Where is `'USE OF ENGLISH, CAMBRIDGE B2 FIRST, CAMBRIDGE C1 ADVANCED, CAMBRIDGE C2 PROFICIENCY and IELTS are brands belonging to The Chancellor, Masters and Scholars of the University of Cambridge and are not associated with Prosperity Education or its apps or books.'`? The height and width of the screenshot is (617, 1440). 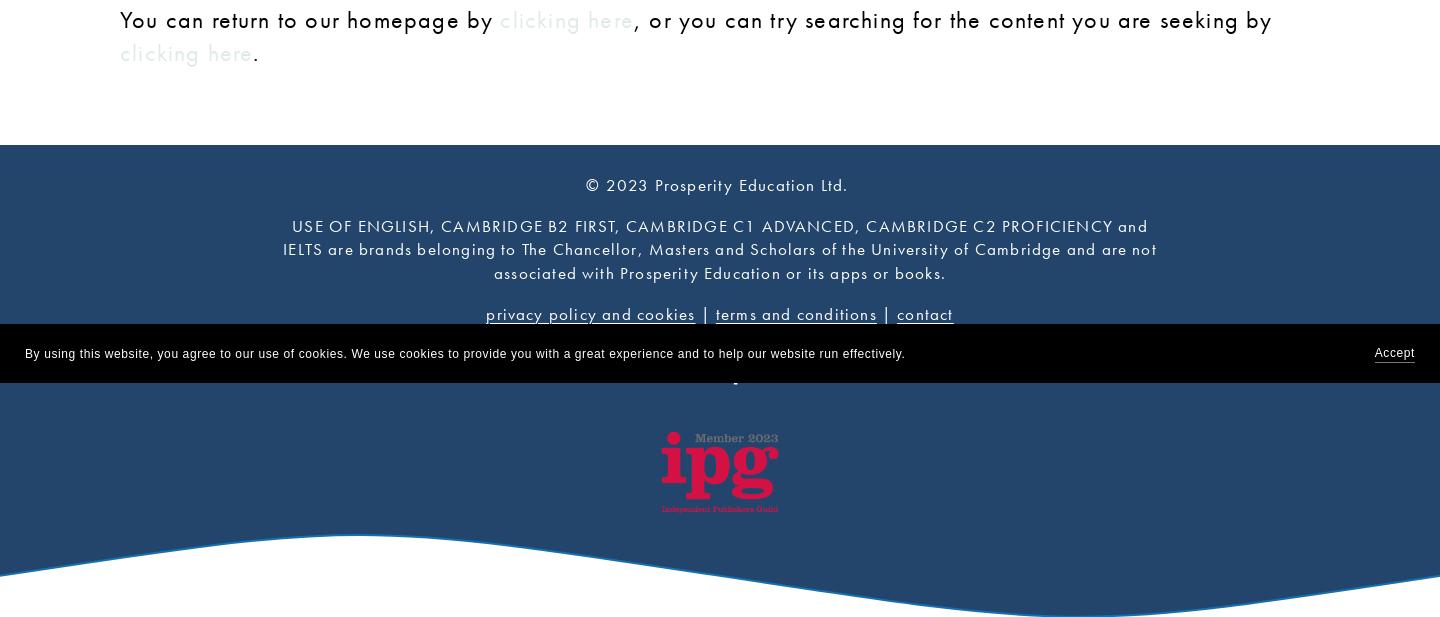 'USE OF ENGLISH, CAMBRIDGE B2 FIRST, CAMBRIDGE C1 ADVANCED, CAMBRIDGE C2 PROFICIENCY and IELTS are brands belonging to The Chancellor, Masters and Scholars of the University of Cambridge and are not associated with Prosperity Education or its apps or books.' is located at coordinates (721, 248).